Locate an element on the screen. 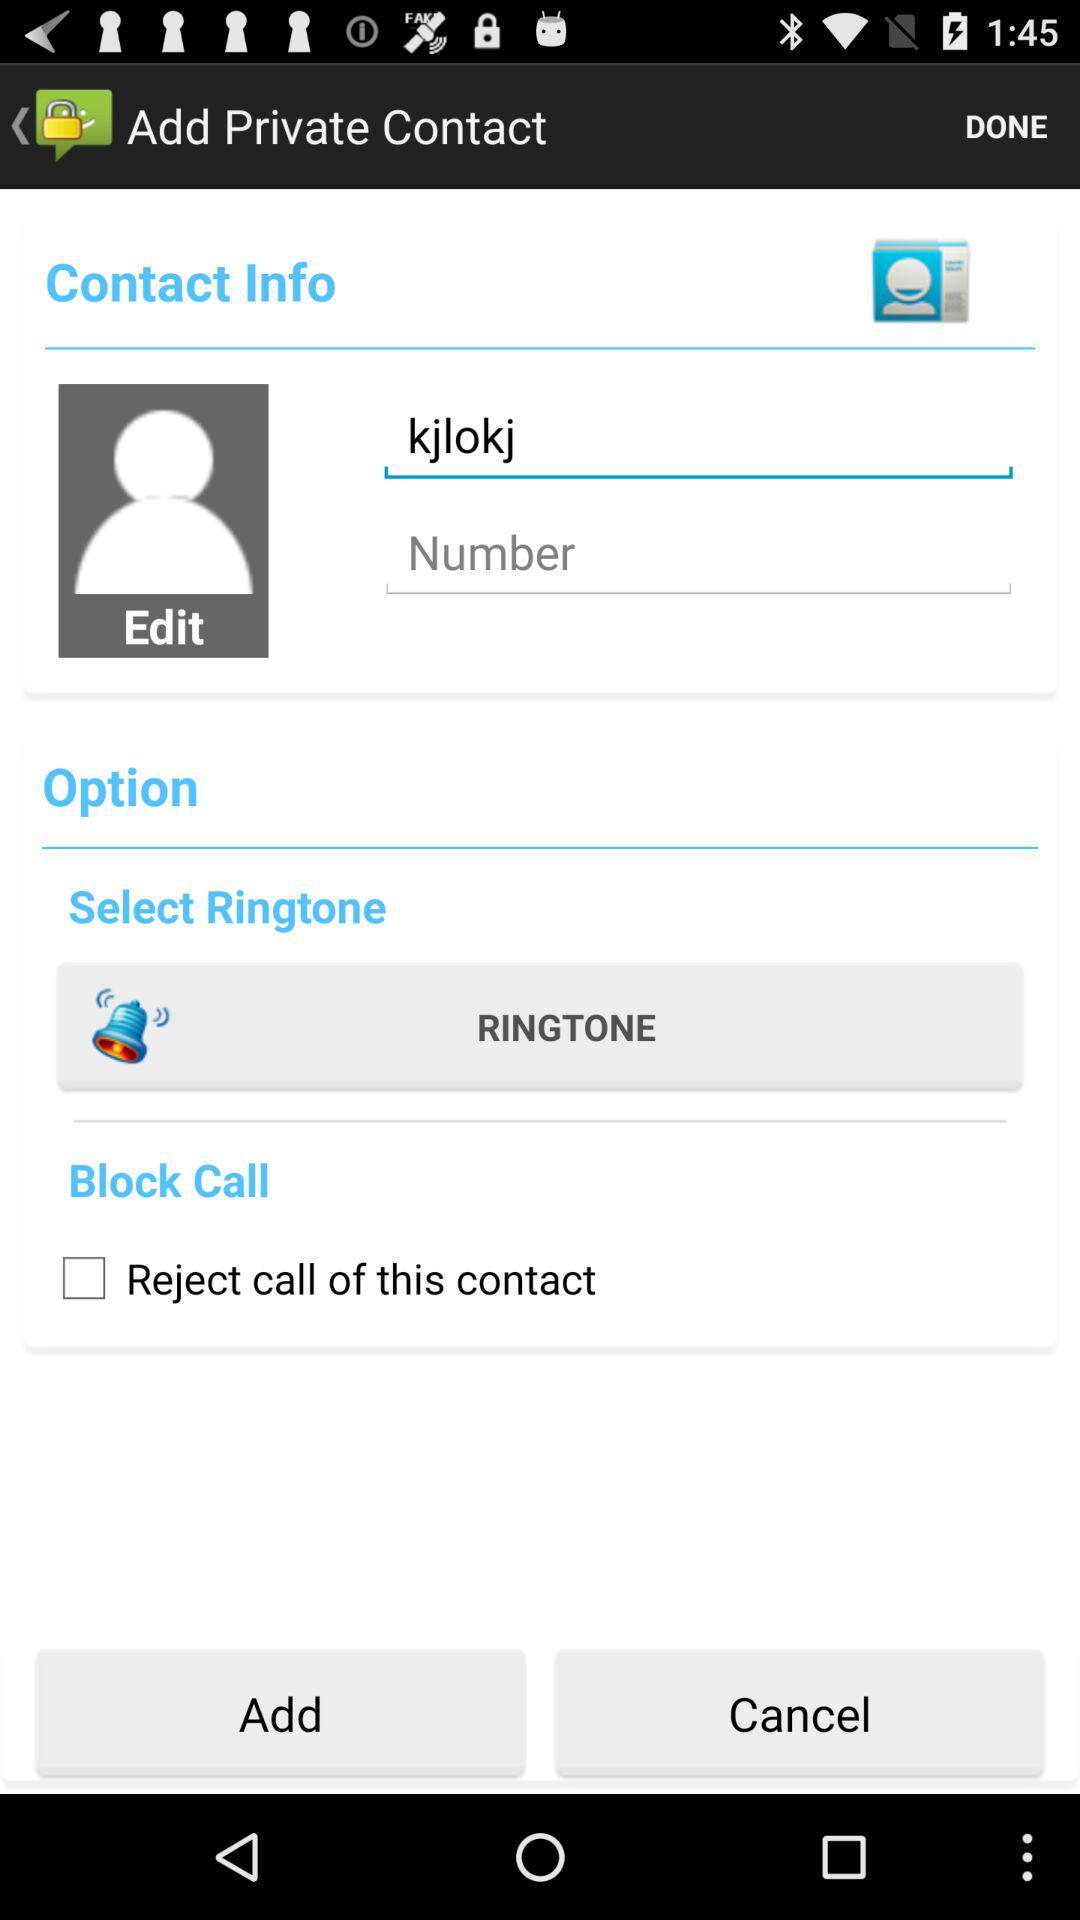  the avatar icon is located at coordinates (162, 523).